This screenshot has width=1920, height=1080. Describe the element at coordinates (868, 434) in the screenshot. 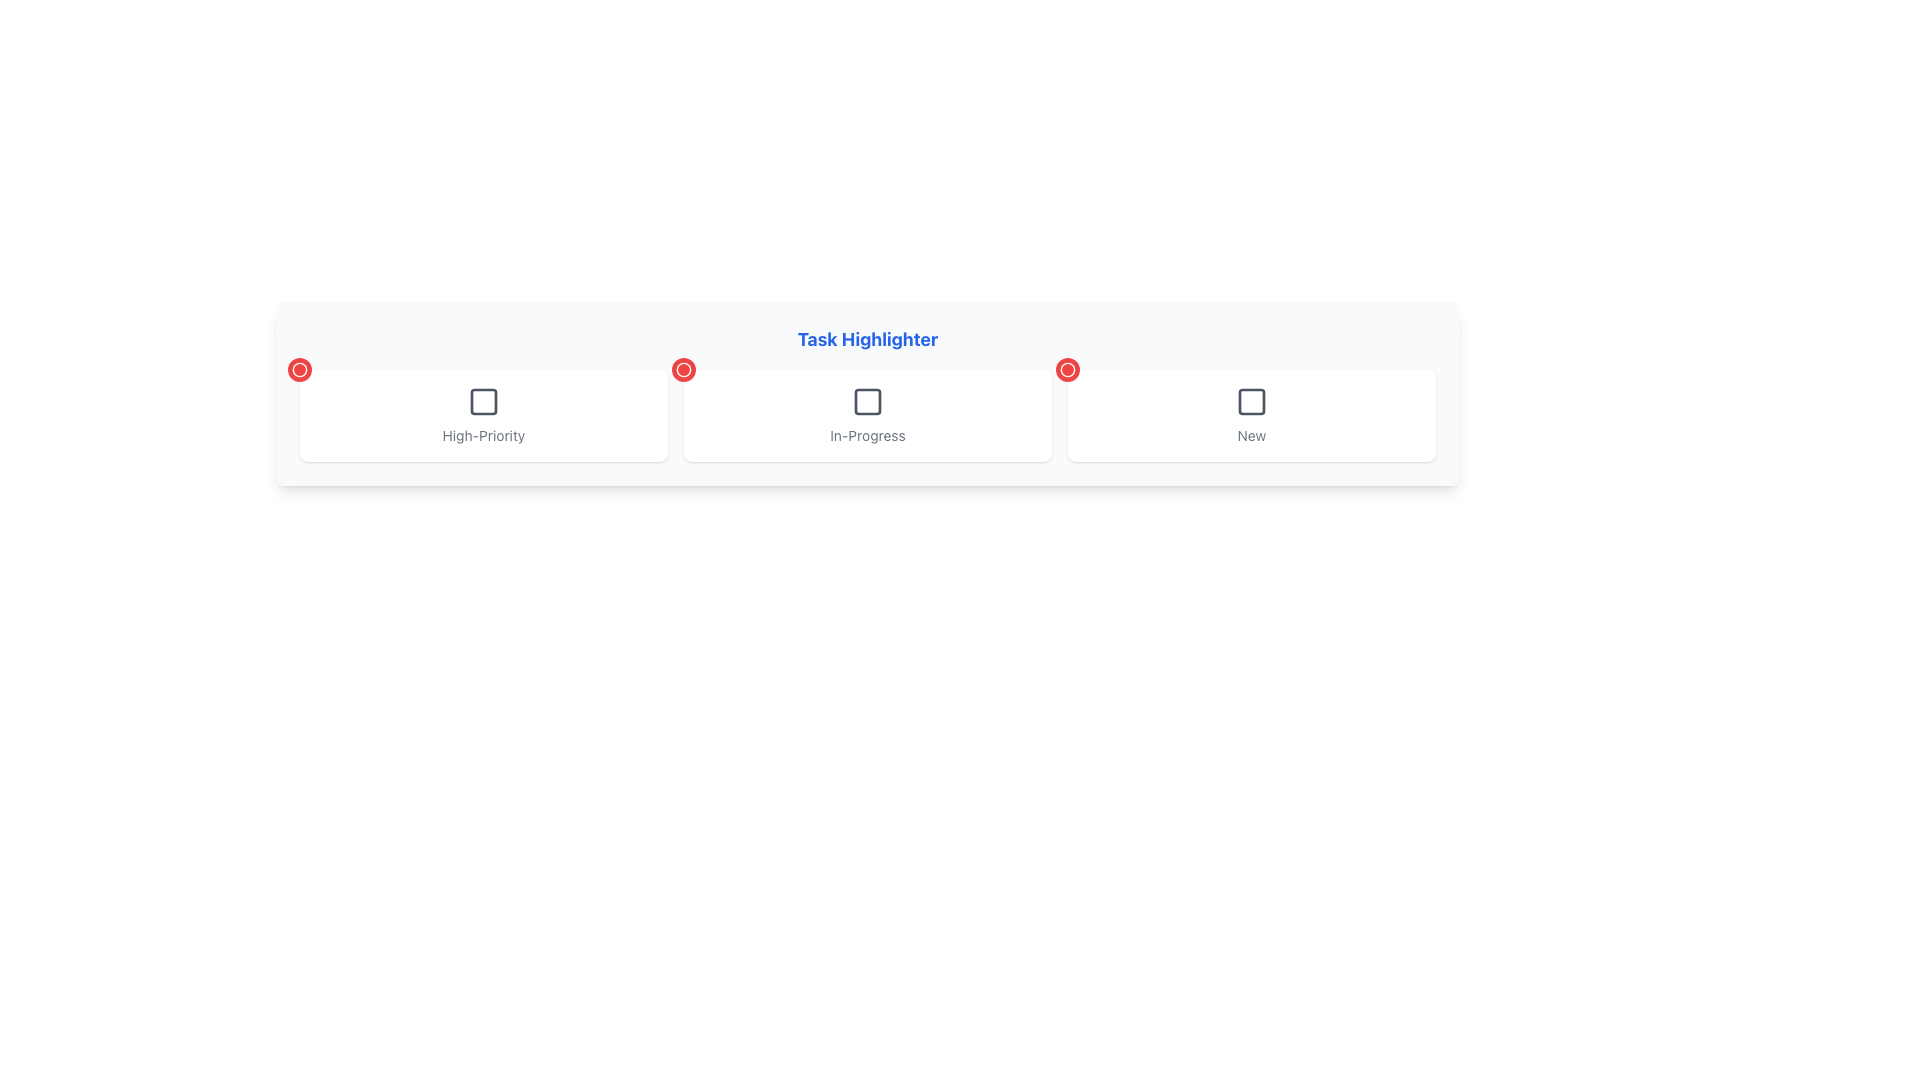

I see `the text label displaying 'In-Progress' in gray color, which is centered in the middle box of a three-box layout, positioned below a checkbox icon` at that location.